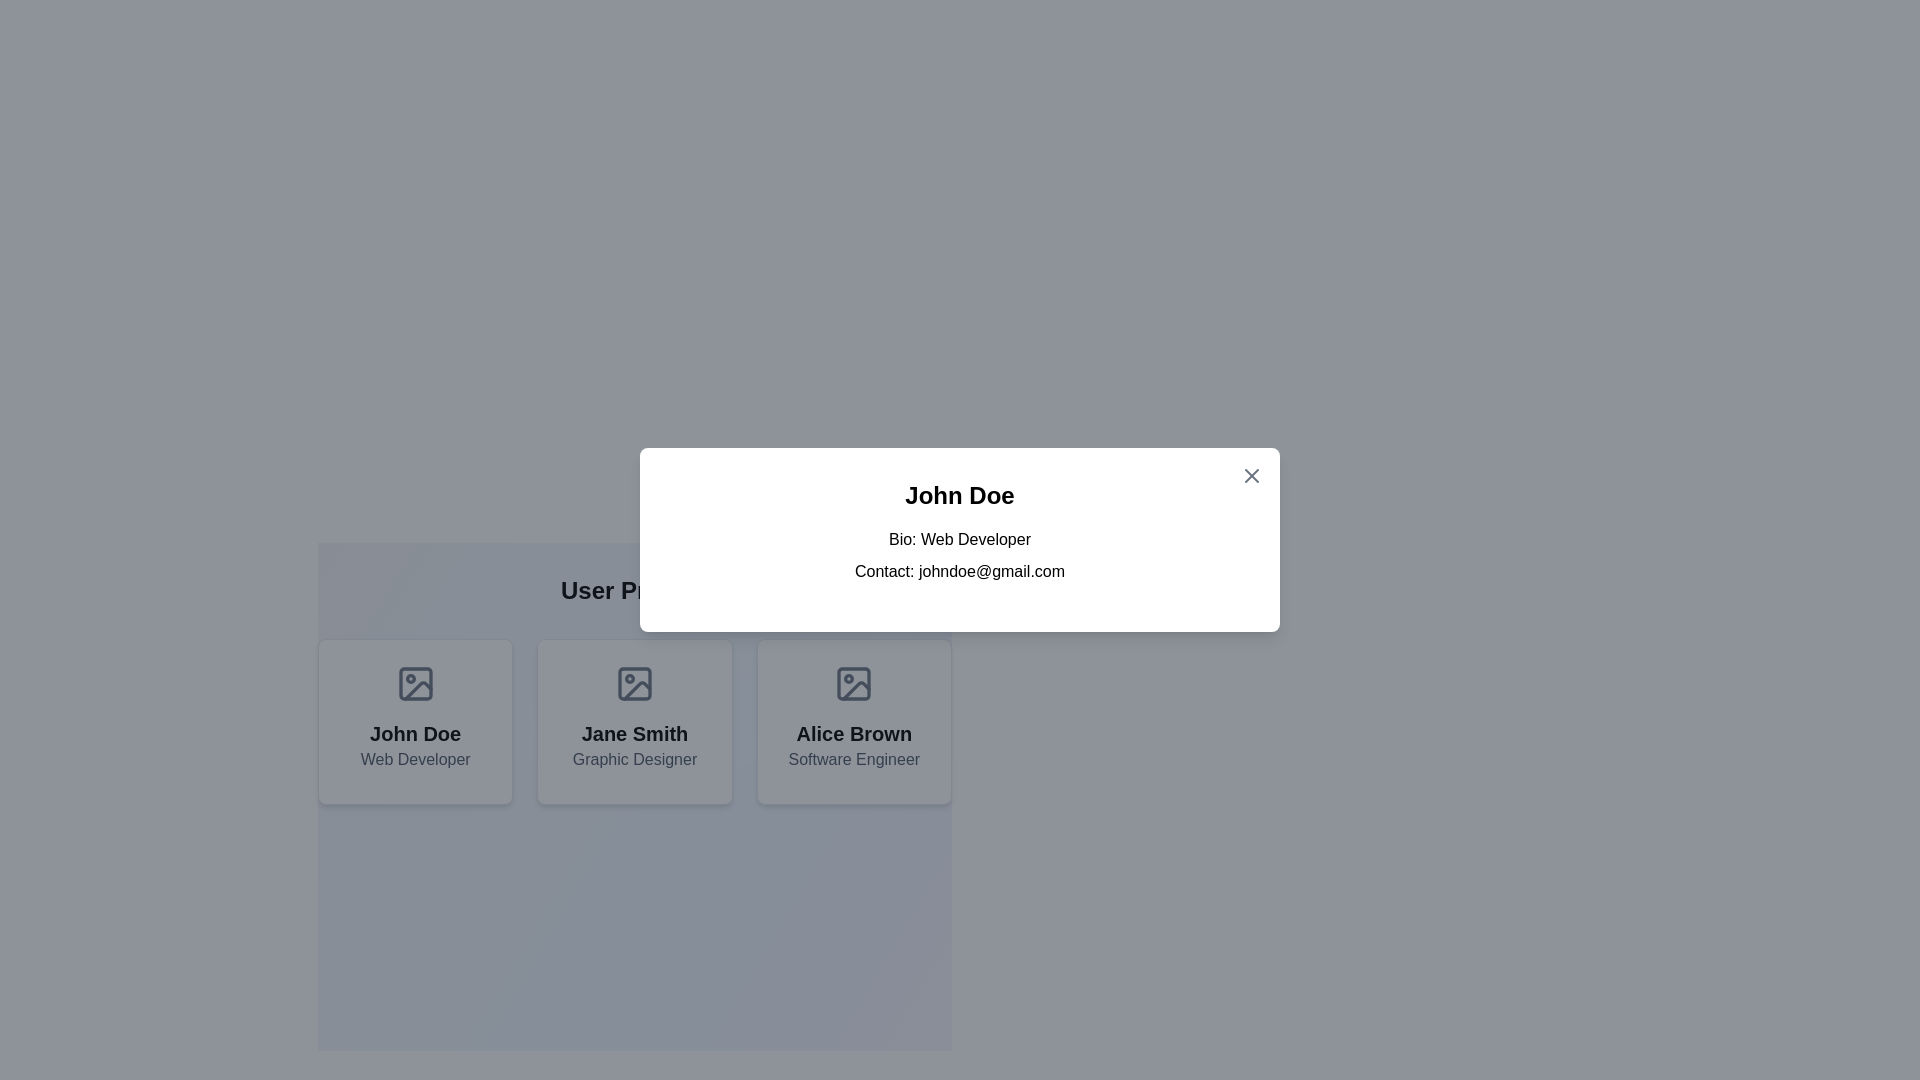 The image size is (1920, 1080). I want to click on the close button located at the top-right corner of the modal dialog to observe the hover effect, so click(1251, 475).